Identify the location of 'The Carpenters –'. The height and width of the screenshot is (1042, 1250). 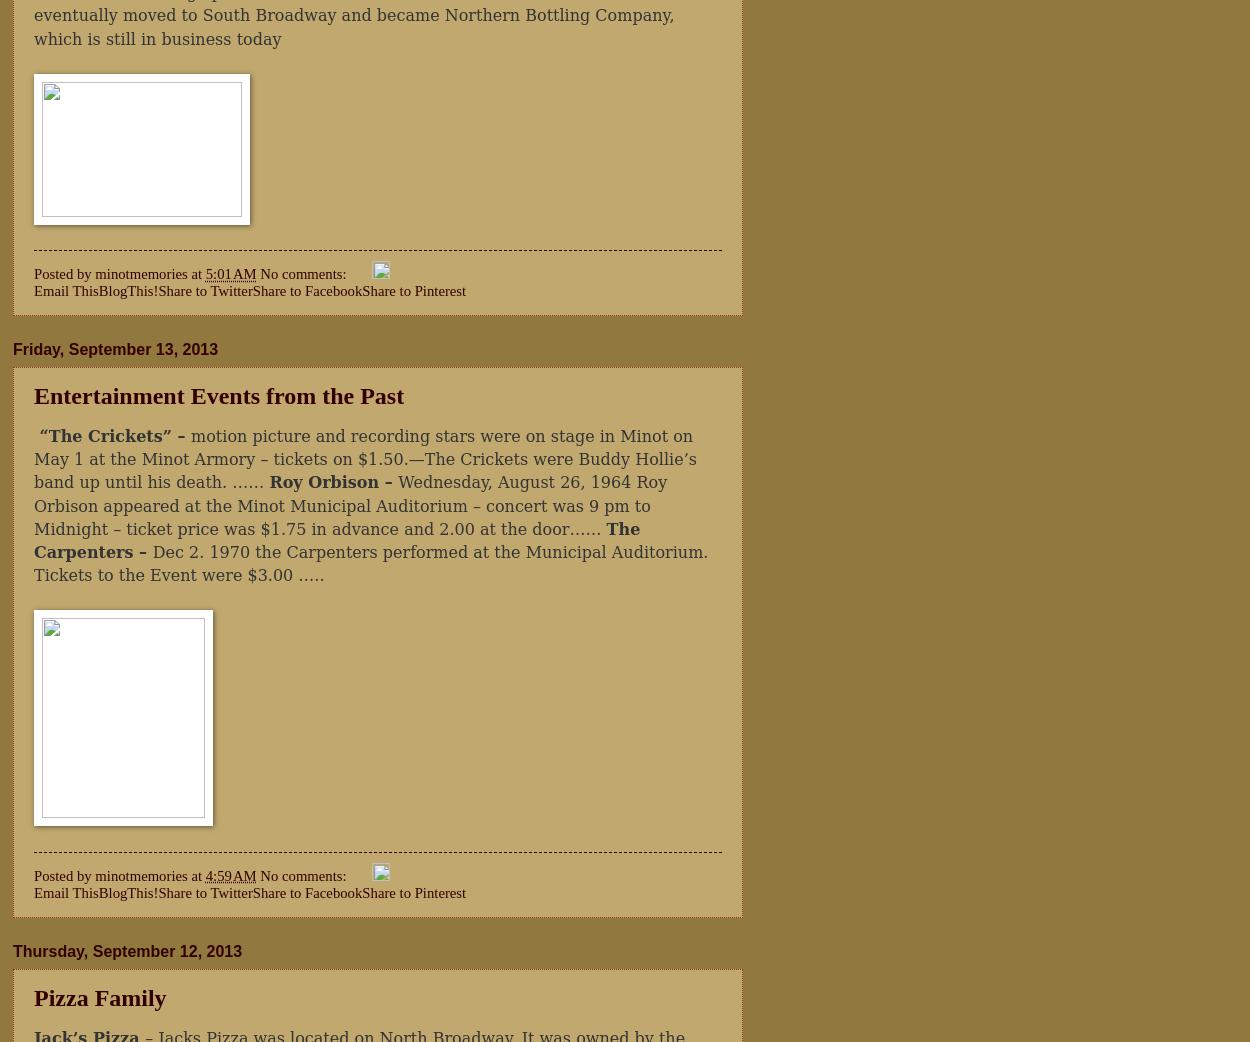
(336, 538).